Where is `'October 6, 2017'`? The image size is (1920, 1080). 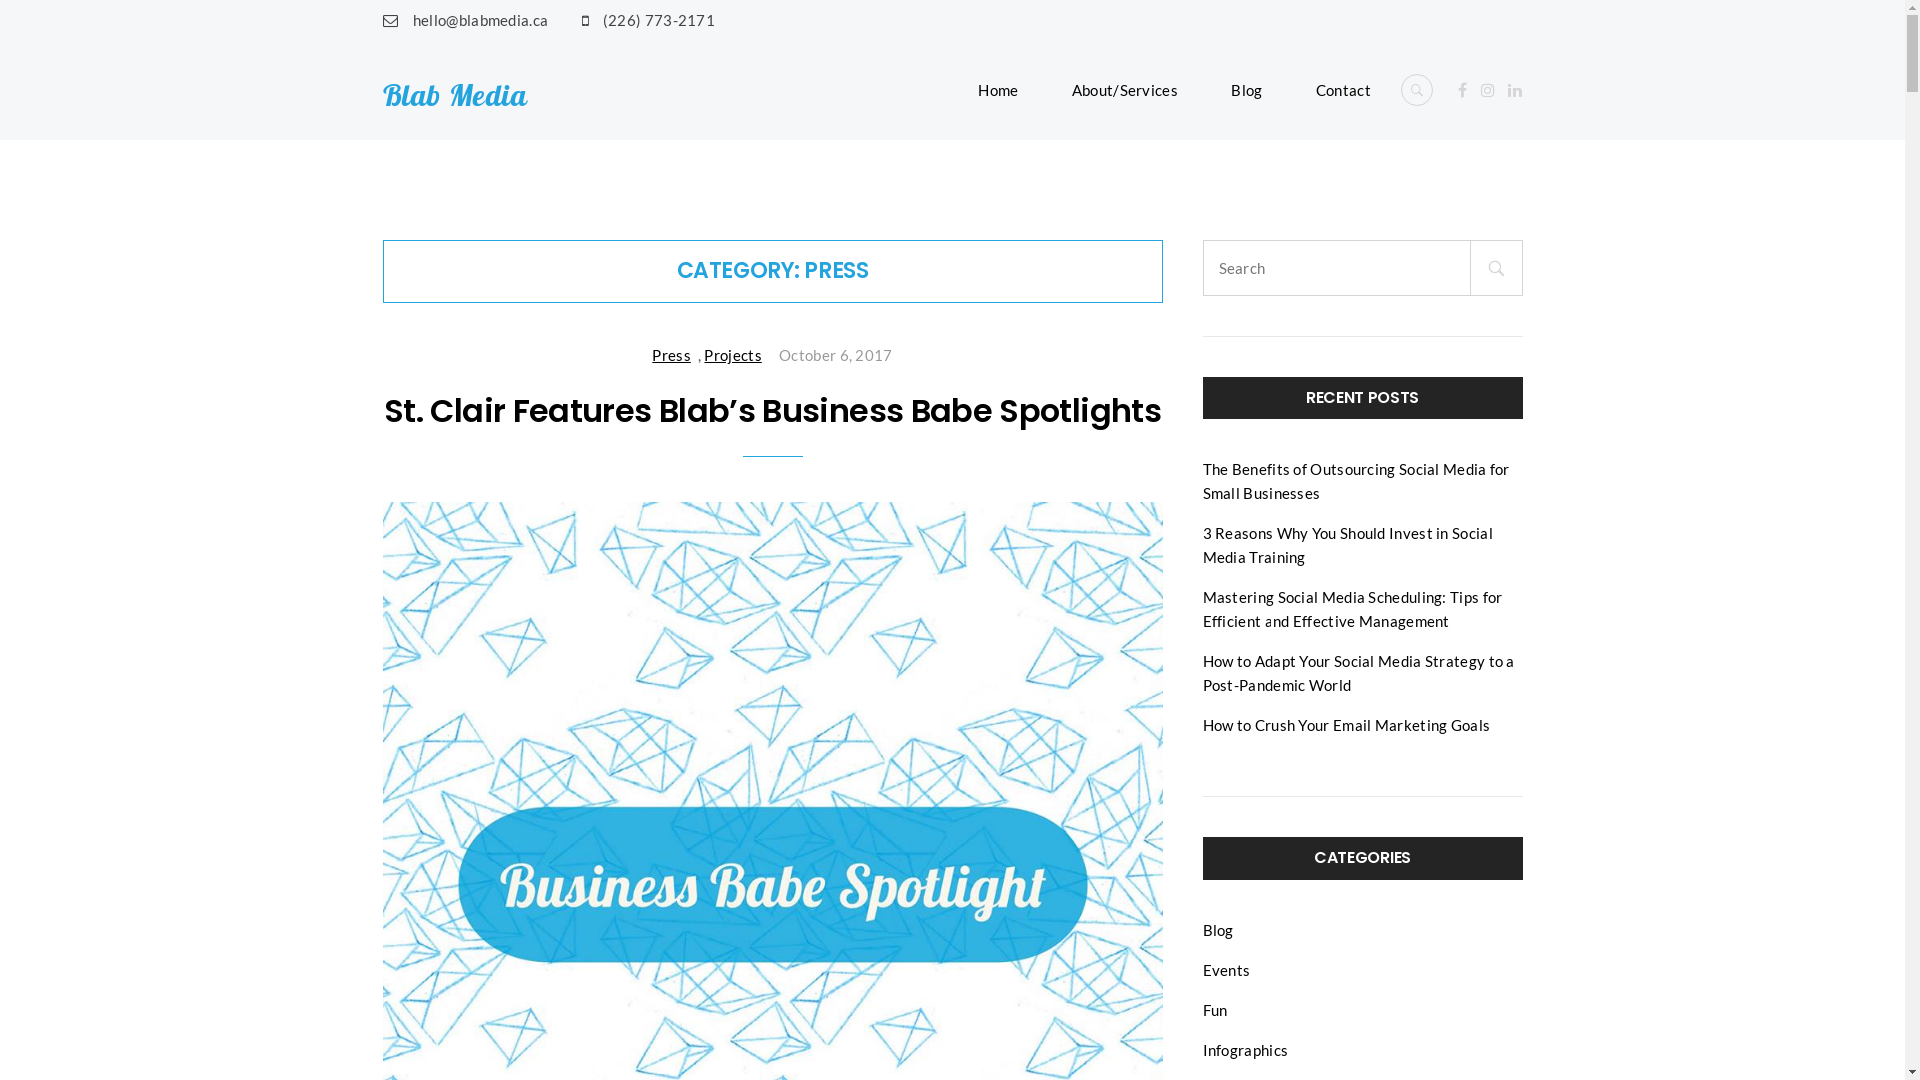 'October 6, 2017' is located at coordinates (771, 353).